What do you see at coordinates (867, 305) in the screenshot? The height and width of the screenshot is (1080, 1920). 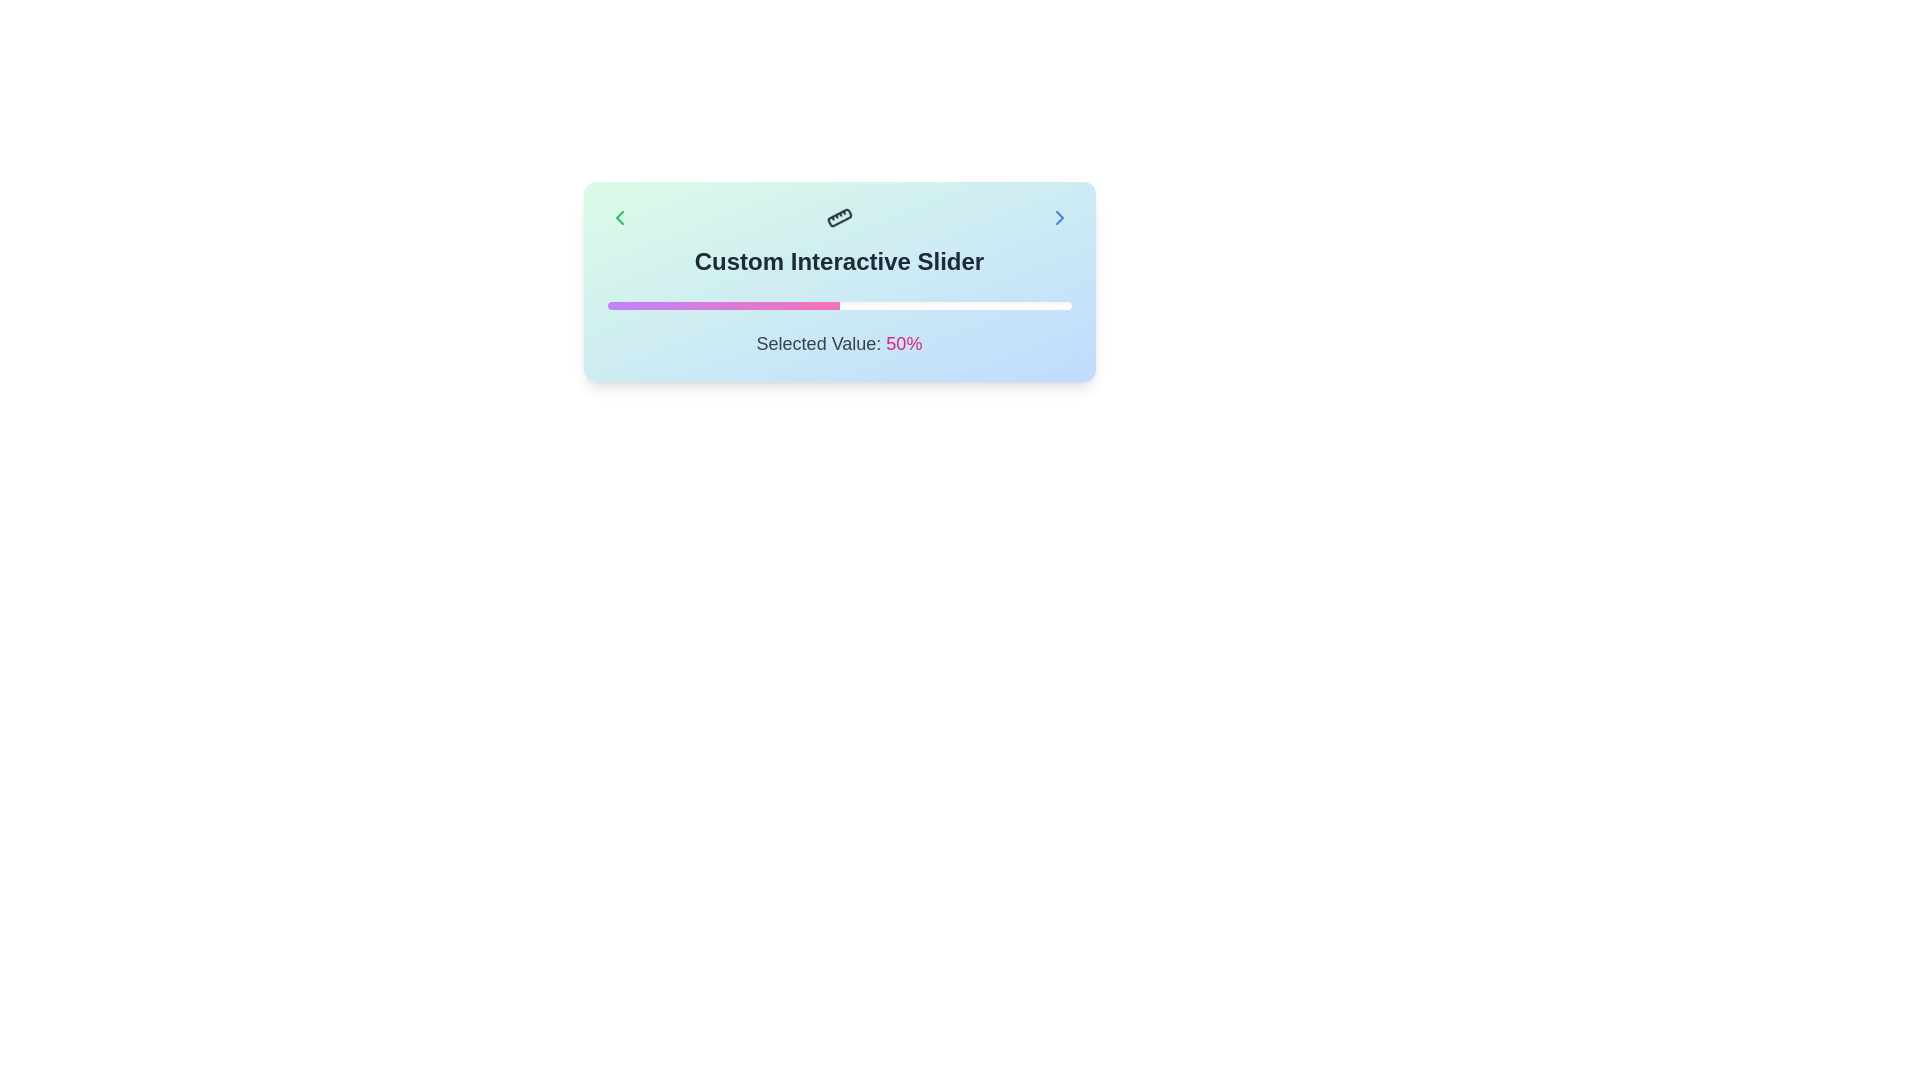 I see `the slider value` at bounding box center [867, 305].